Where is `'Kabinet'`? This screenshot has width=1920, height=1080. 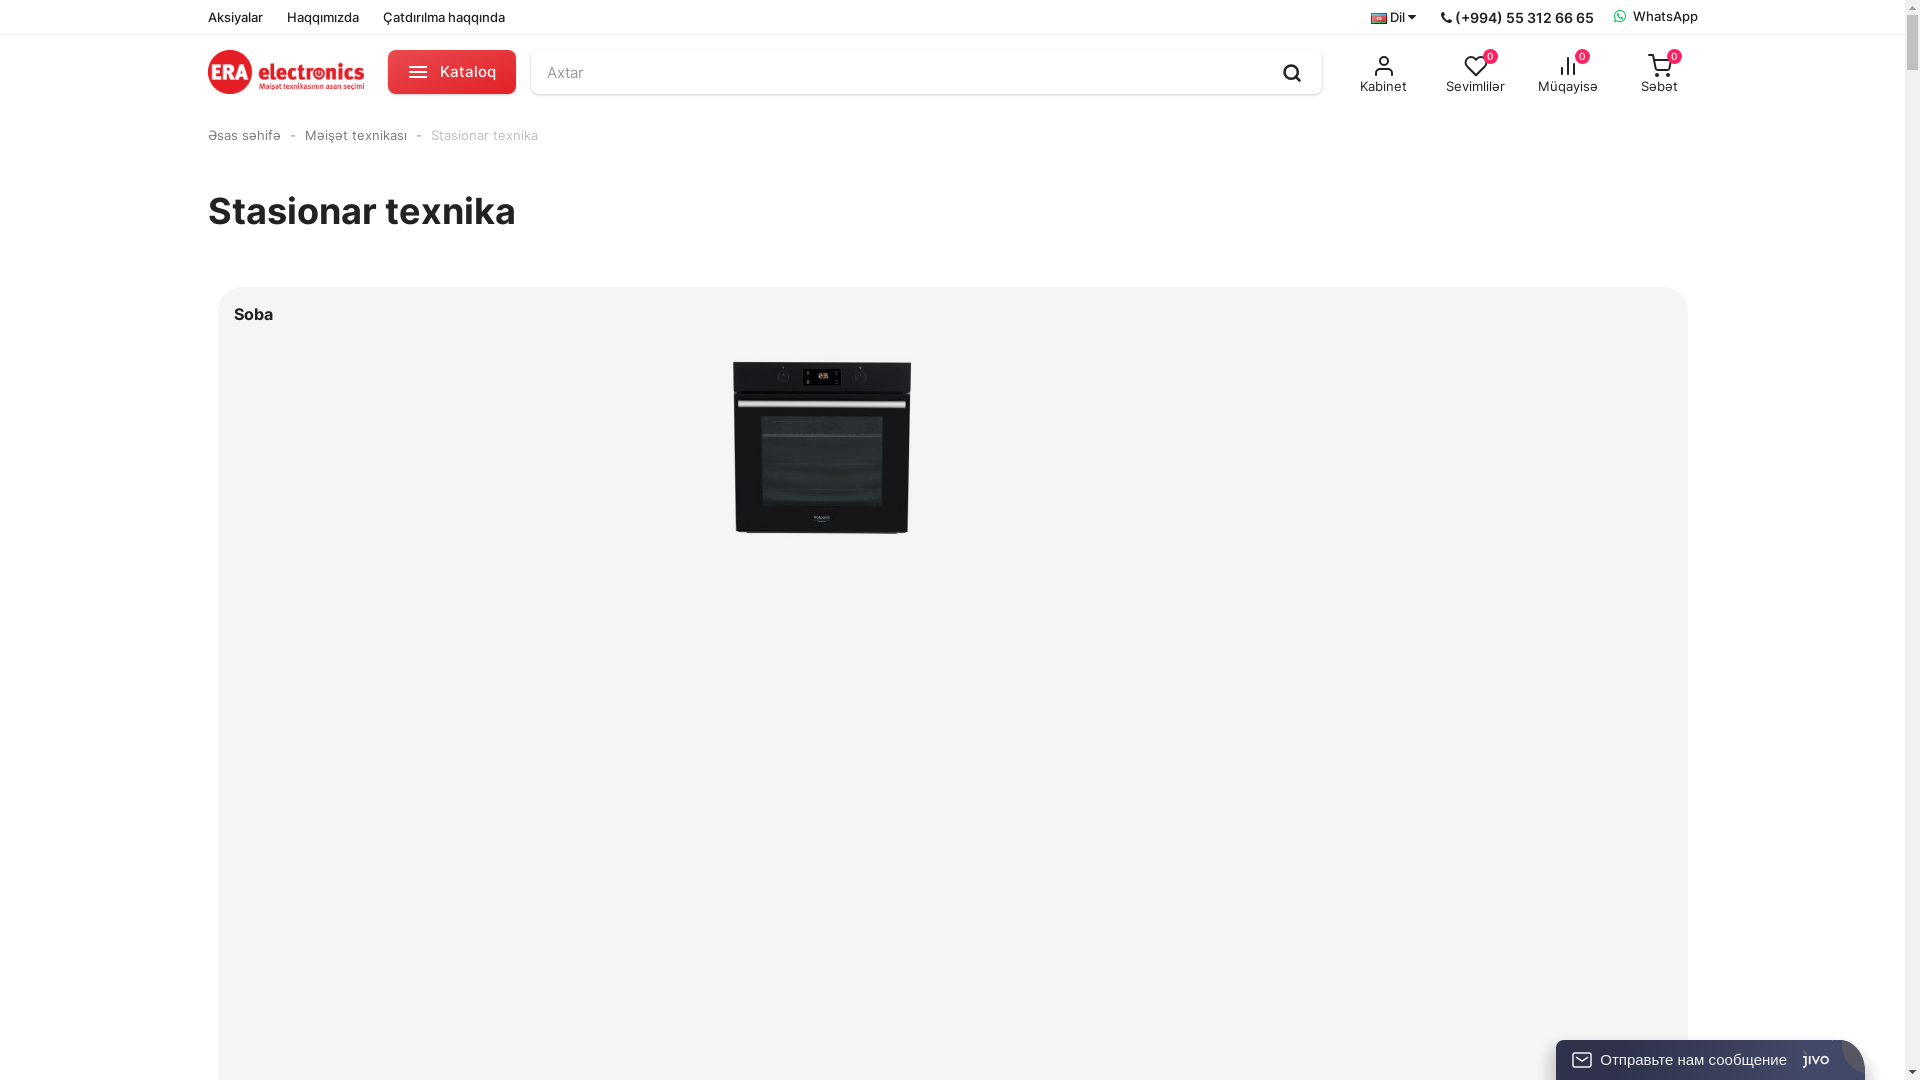 'Kabinet' is located at coordinates (1382, 72).